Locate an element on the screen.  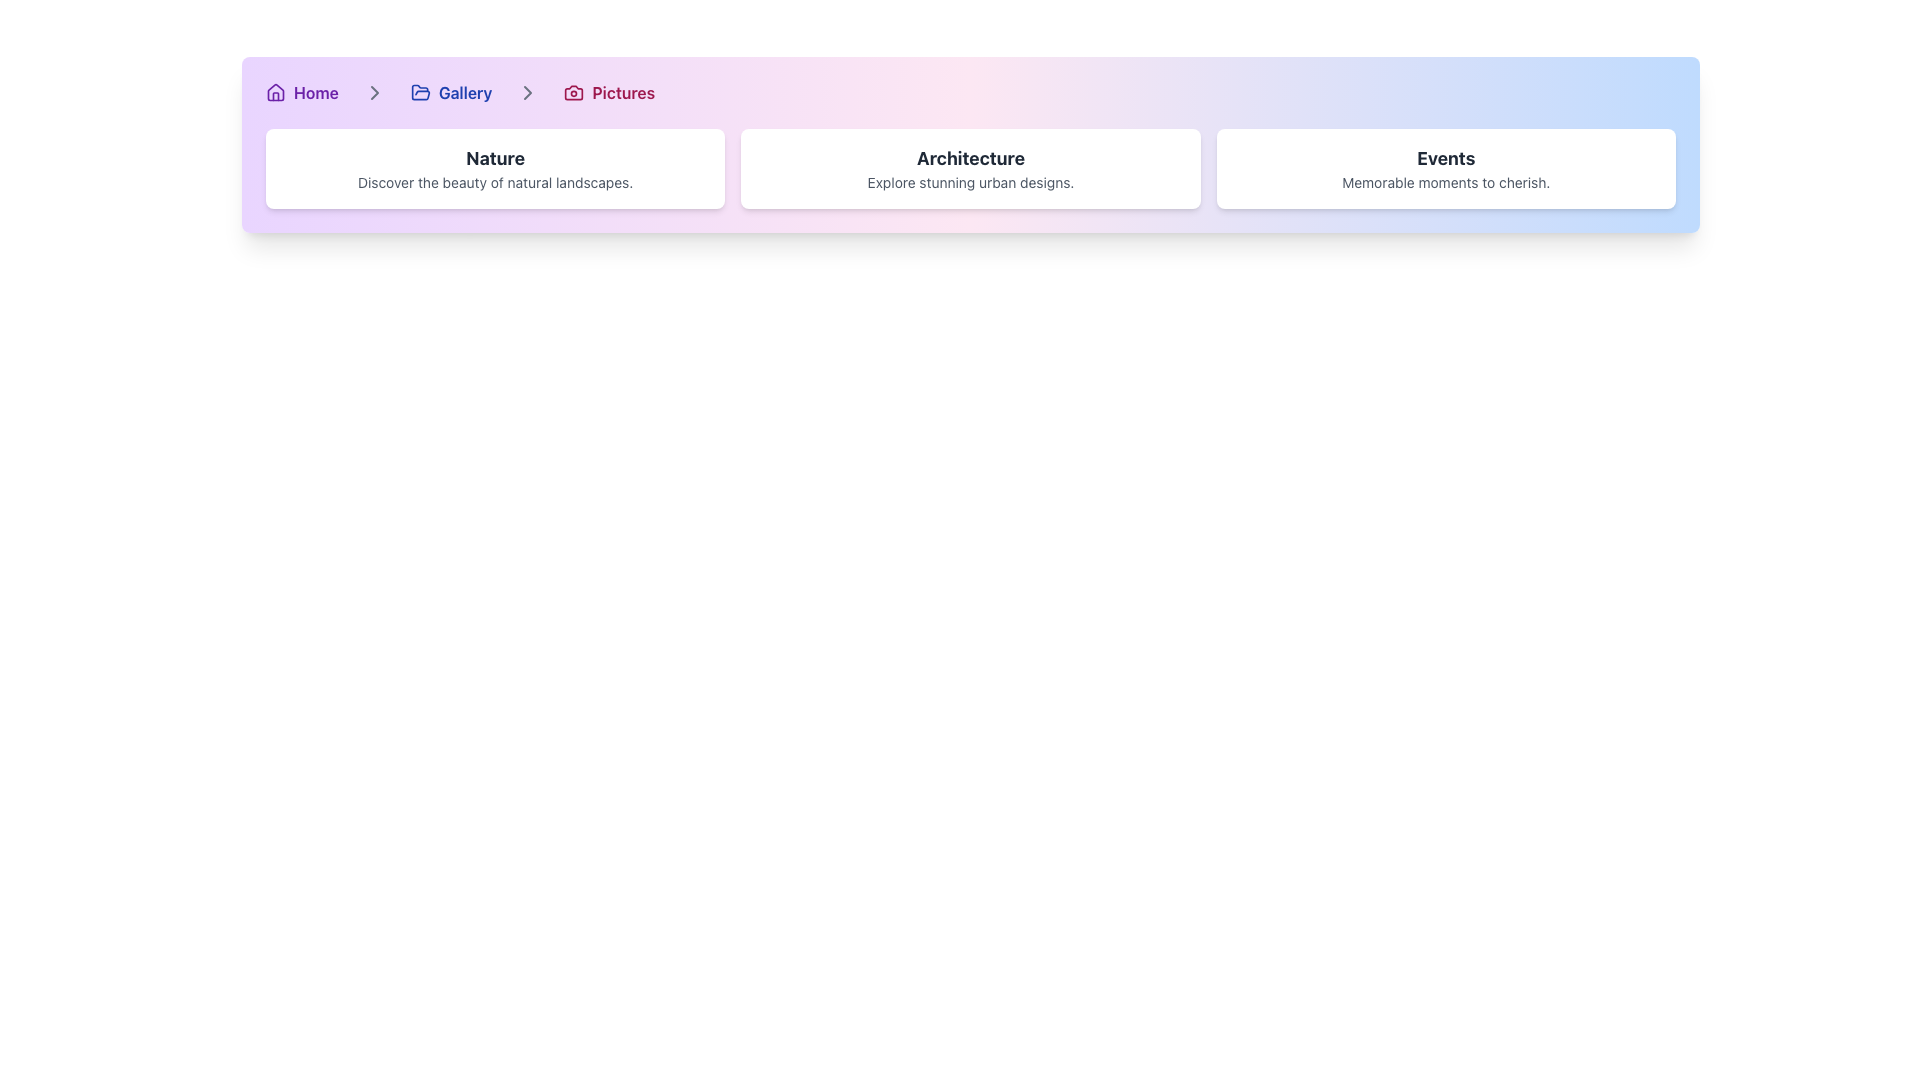
the camera icon located to the left of the 'Pictures' text in the breadcrumb navigation bar is located at coordinates (573, 92).